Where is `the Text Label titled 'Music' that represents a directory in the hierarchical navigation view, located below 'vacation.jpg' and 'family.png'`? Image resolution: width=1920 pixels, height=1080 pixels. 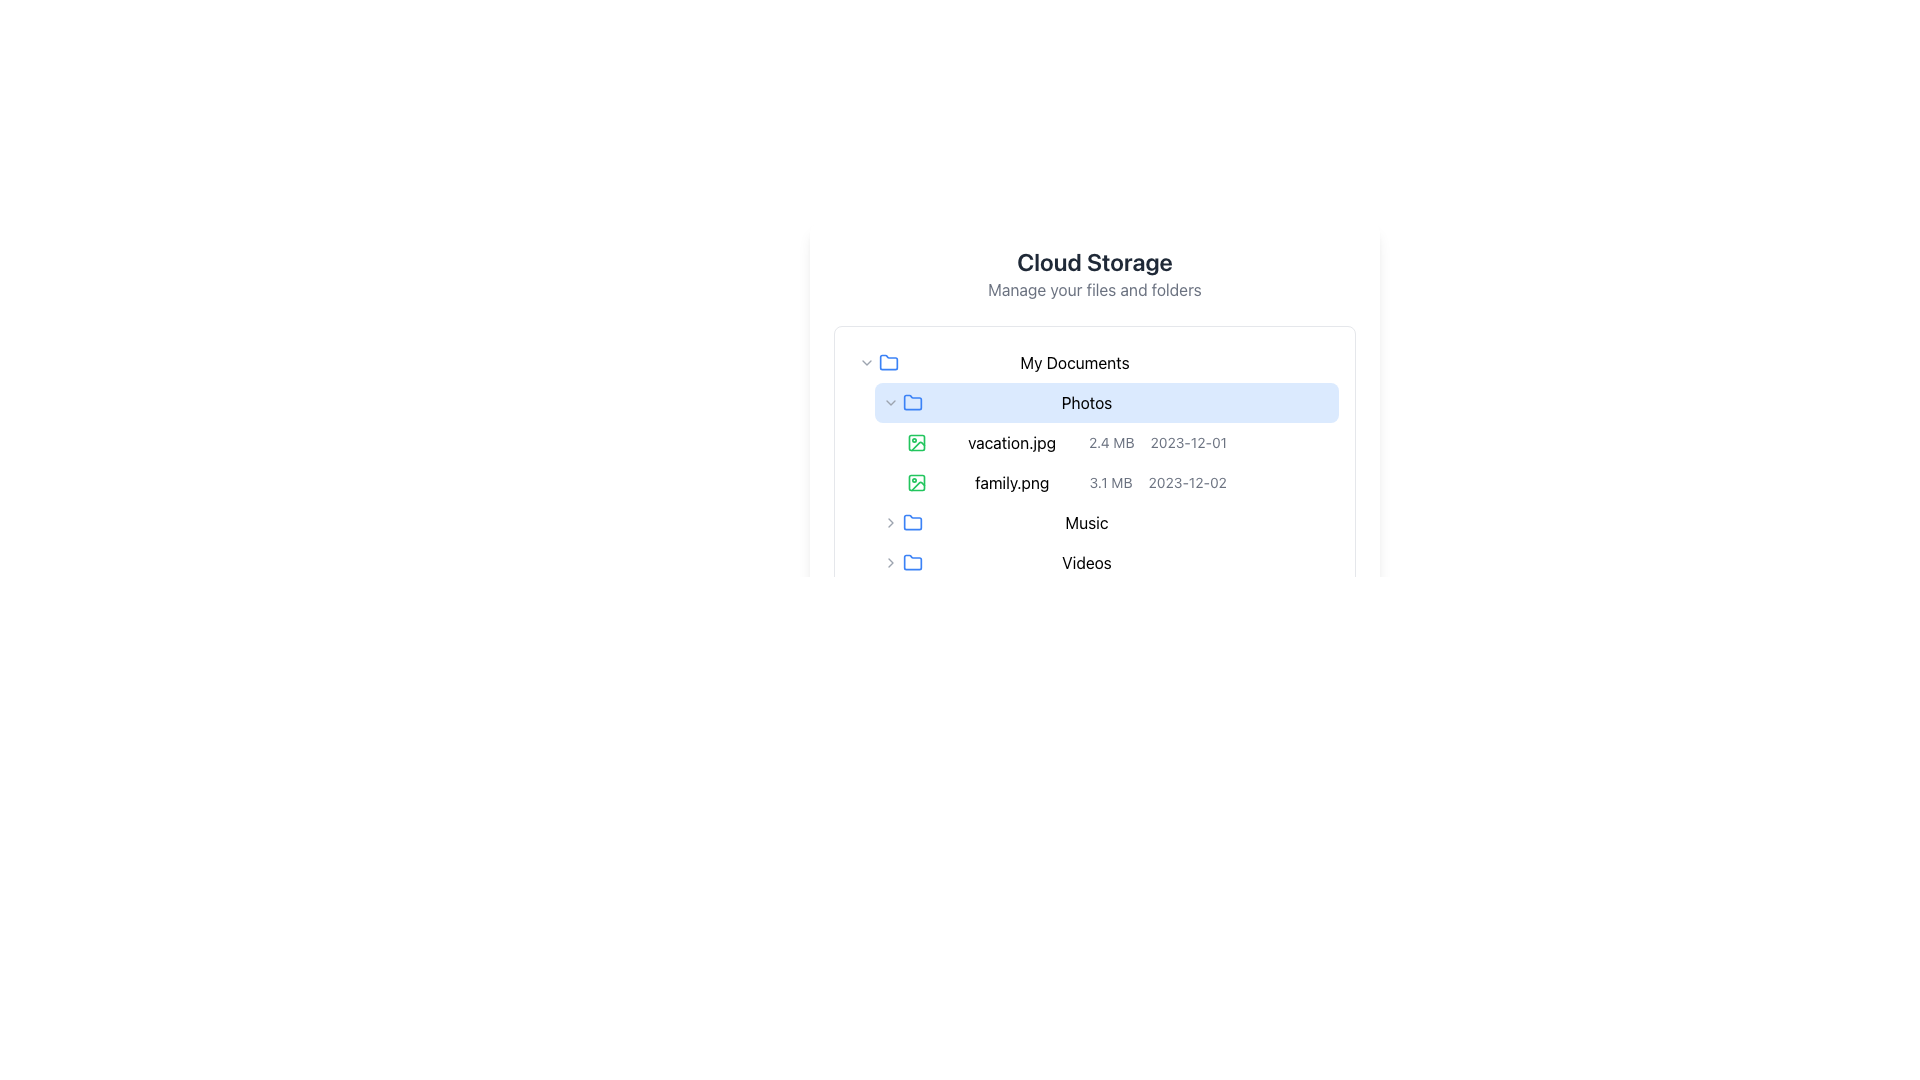 the Text Label titled 'Music' that represents a directory in the hierarchical navigation view, located below 'vacation.jpg' and 'family.png' is located at coordinates (1085, 522).